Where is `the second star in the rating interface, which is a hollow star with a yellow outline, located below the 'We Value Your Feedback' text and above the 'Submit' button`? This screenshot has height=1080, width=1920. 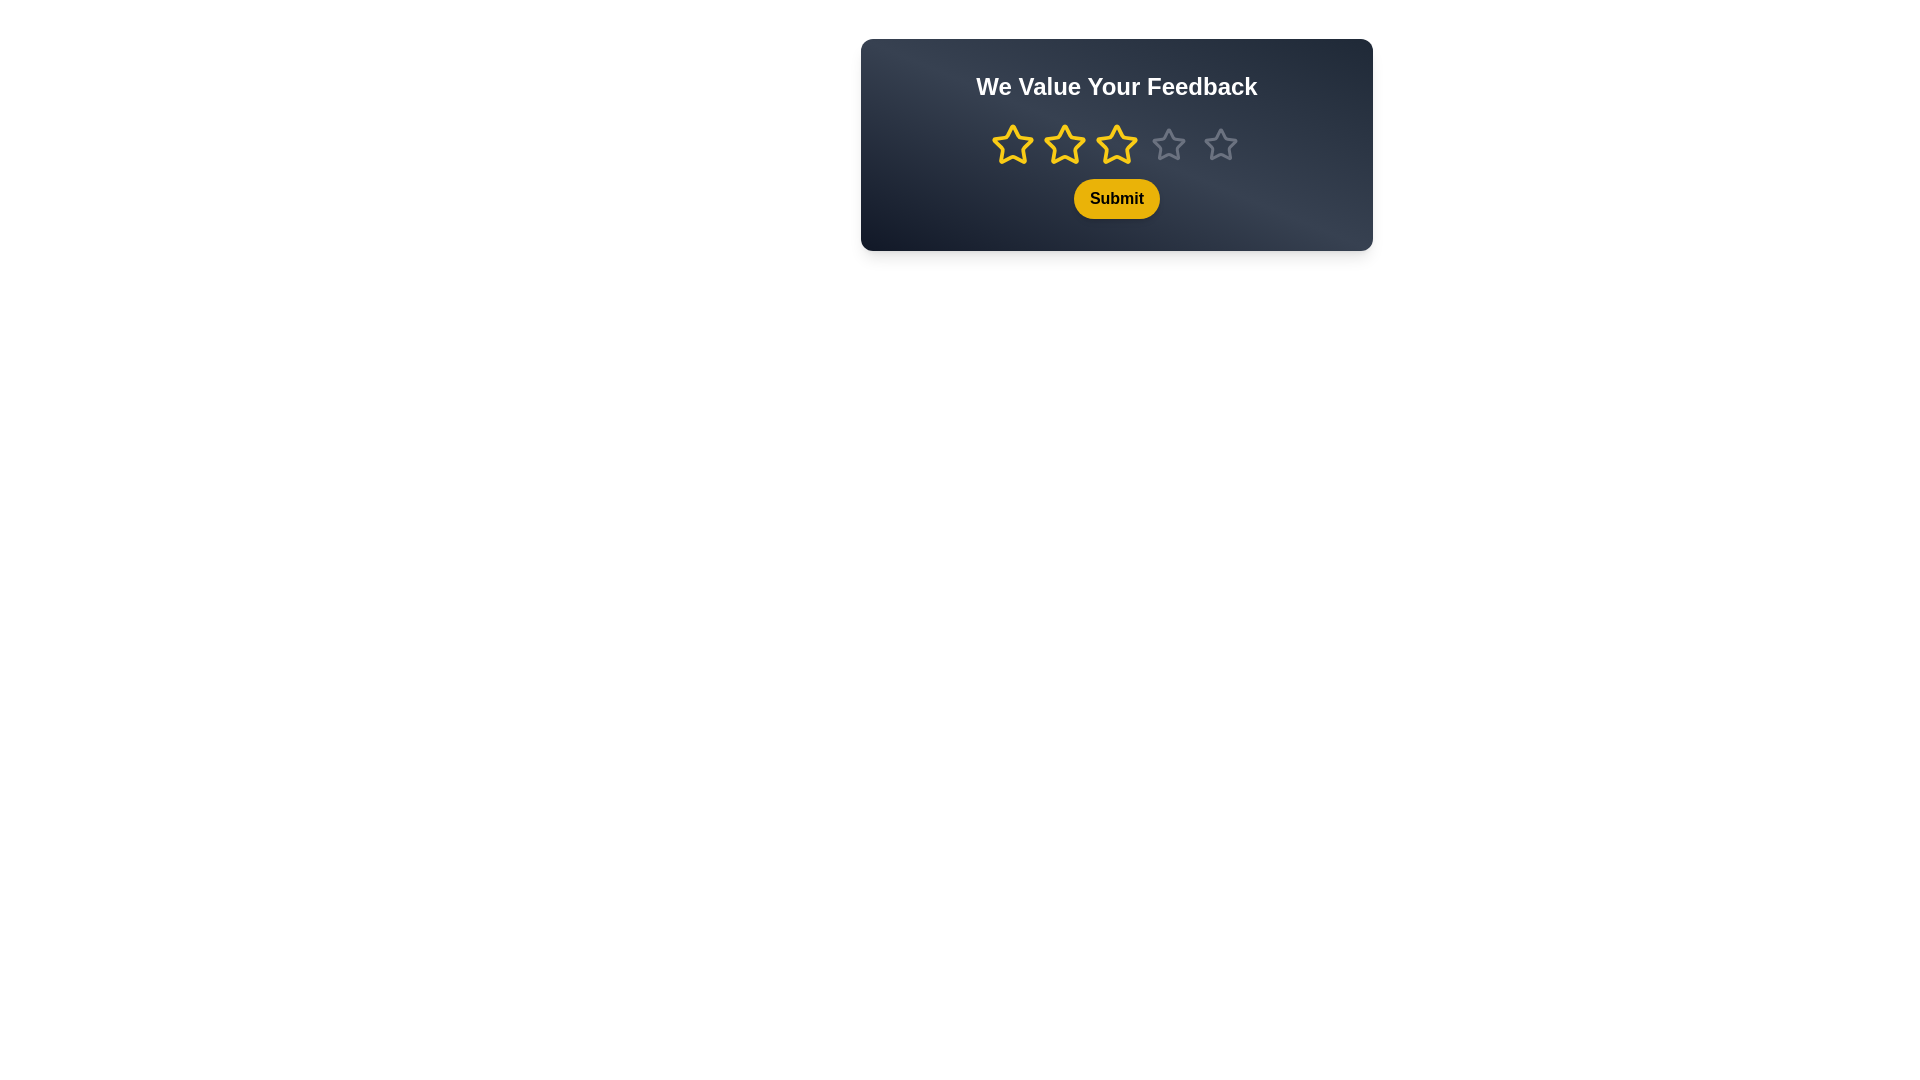
the second star in the rating interface, which is a hollow star with a yellow outline, located below the 'We Value Your Feedback' text and above the 'Submit' button is located at coordinates (1116, 143).